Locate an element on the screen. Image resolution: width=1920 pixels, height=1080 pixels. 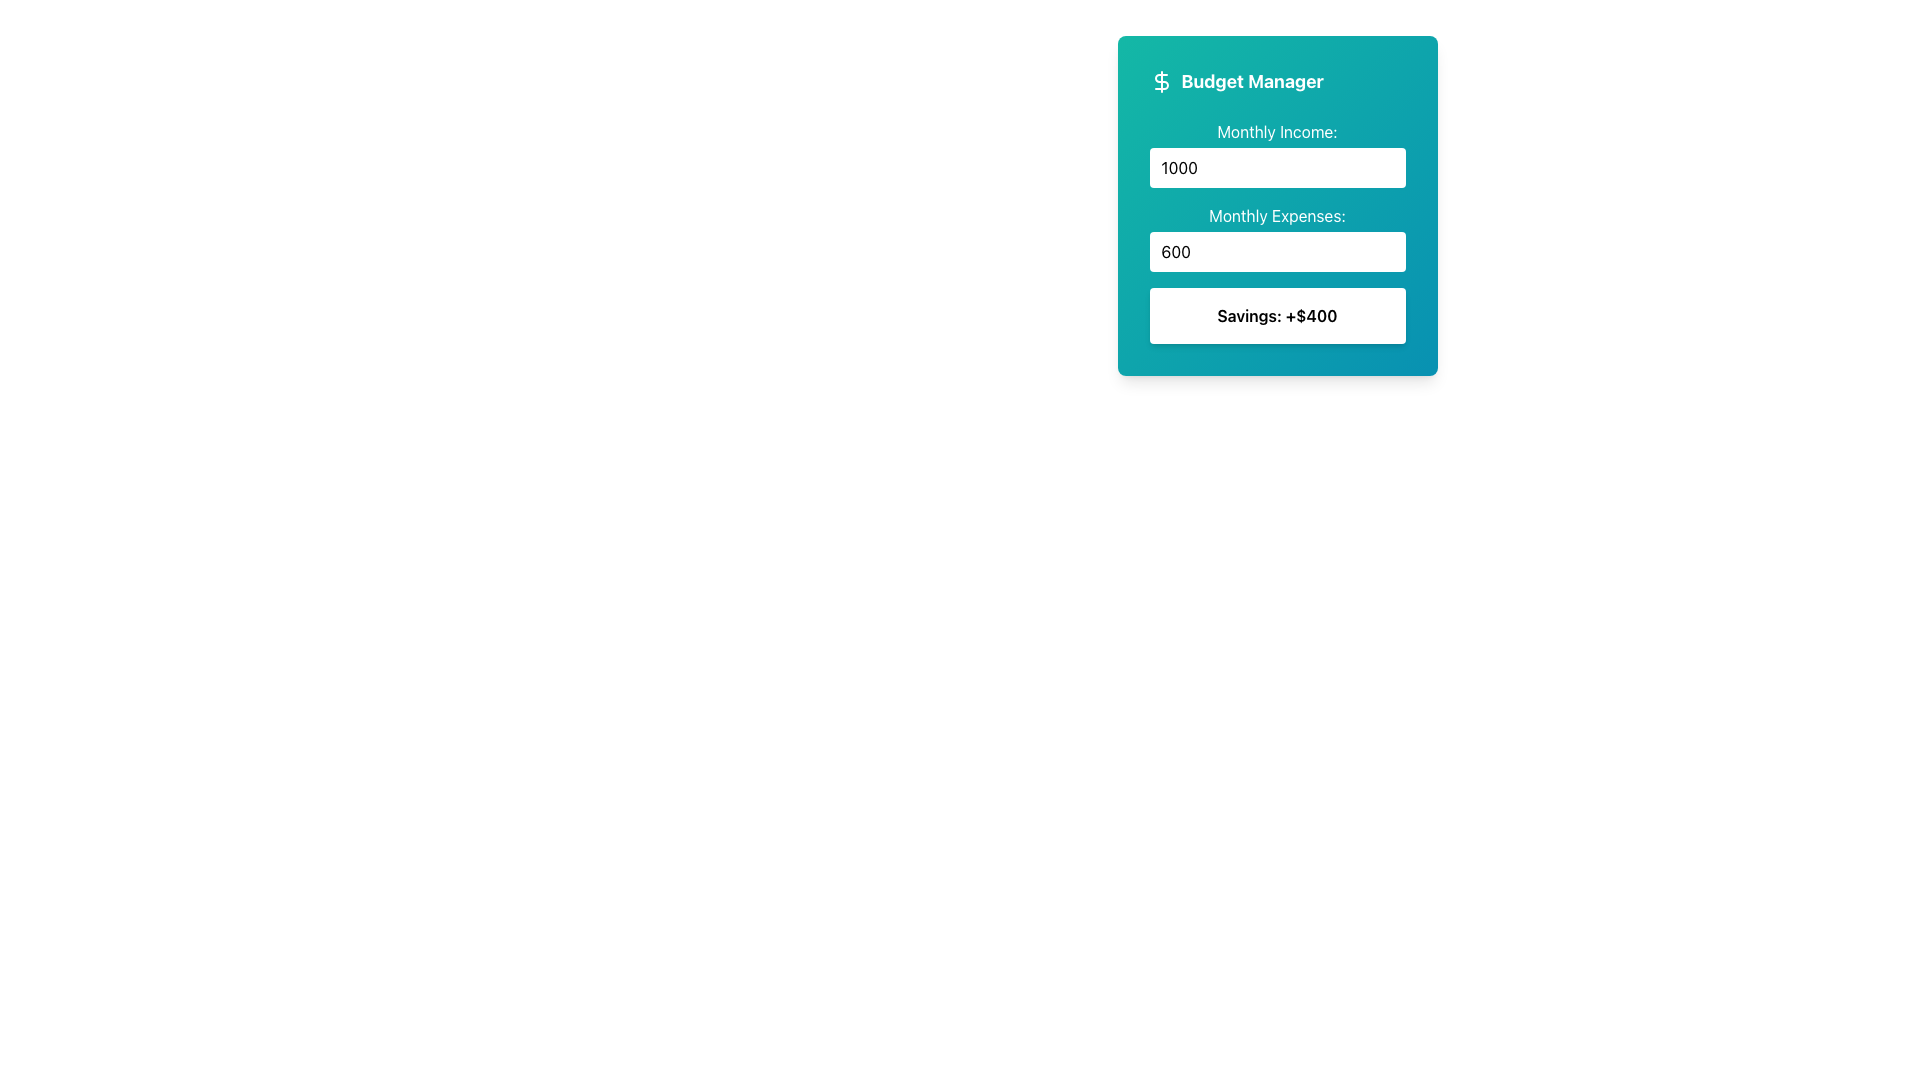
the financial management icon located on the left side of the 'Budget Manager' header is located at coordinates (1161, 80).